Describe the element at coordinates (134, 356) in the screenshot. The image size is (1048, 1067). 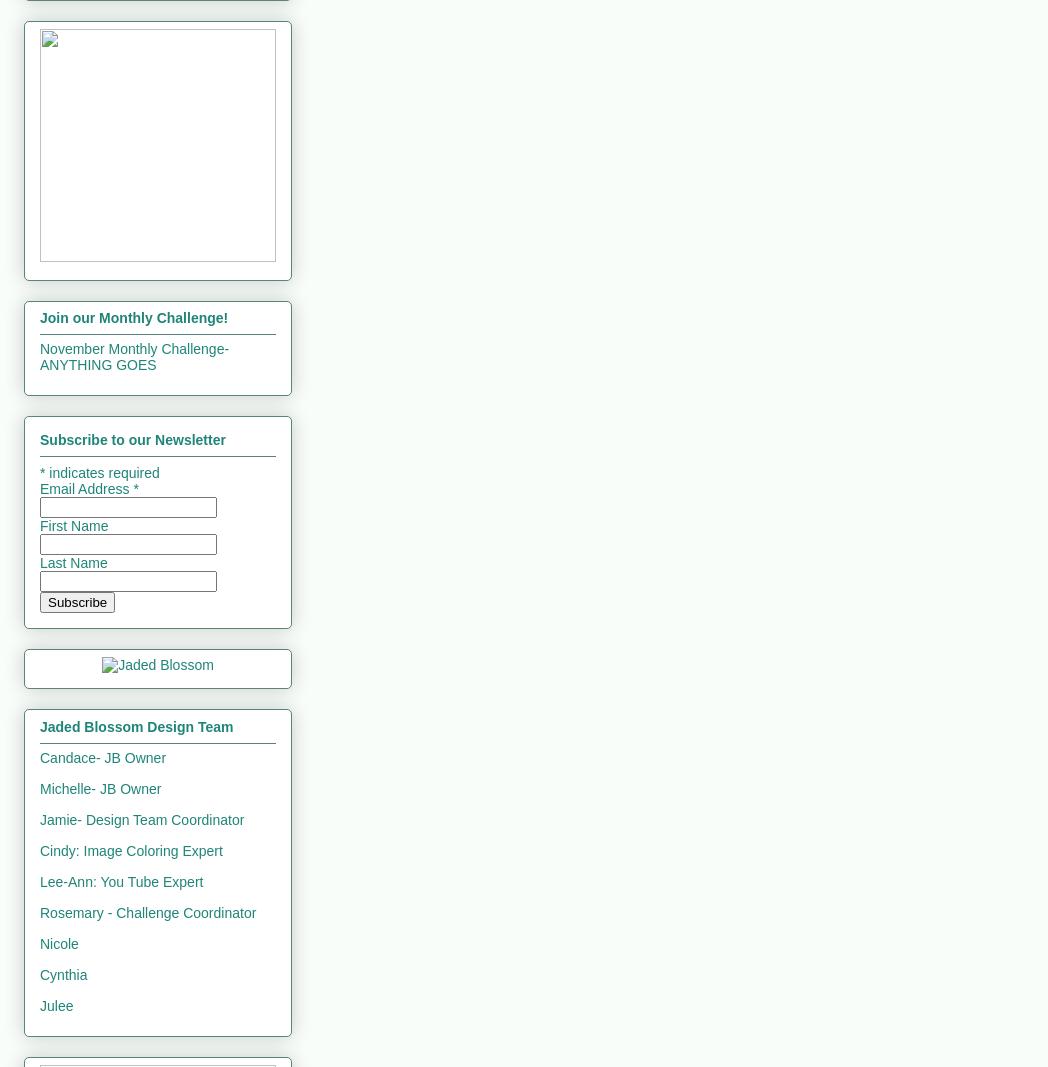
I see `'November Monthly Challenge-ANYTHING GOES'` at that location.